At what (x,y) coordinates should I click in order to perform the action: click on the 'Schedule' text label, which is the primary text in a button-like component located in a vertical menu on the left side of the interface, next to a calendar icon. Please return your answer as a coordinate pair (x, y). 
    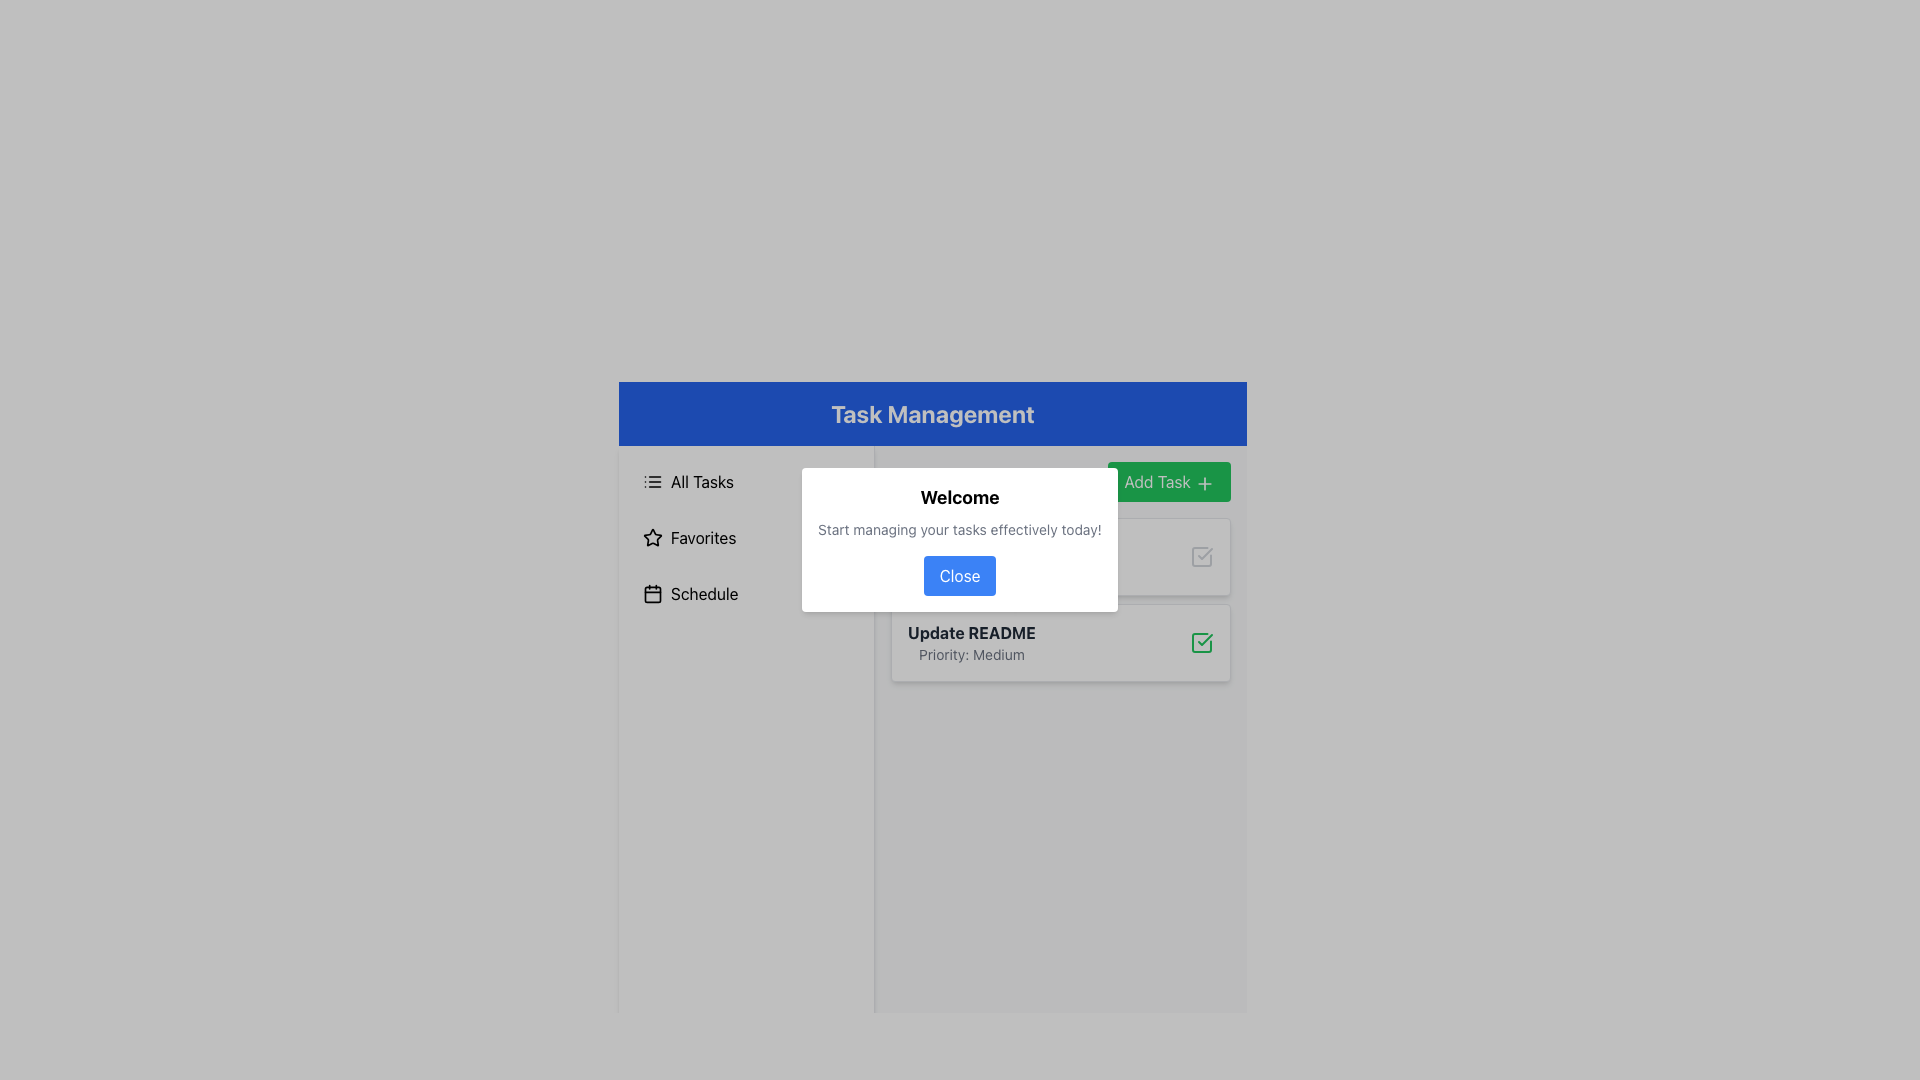
    Looking at the image, I should click on (704, 593).